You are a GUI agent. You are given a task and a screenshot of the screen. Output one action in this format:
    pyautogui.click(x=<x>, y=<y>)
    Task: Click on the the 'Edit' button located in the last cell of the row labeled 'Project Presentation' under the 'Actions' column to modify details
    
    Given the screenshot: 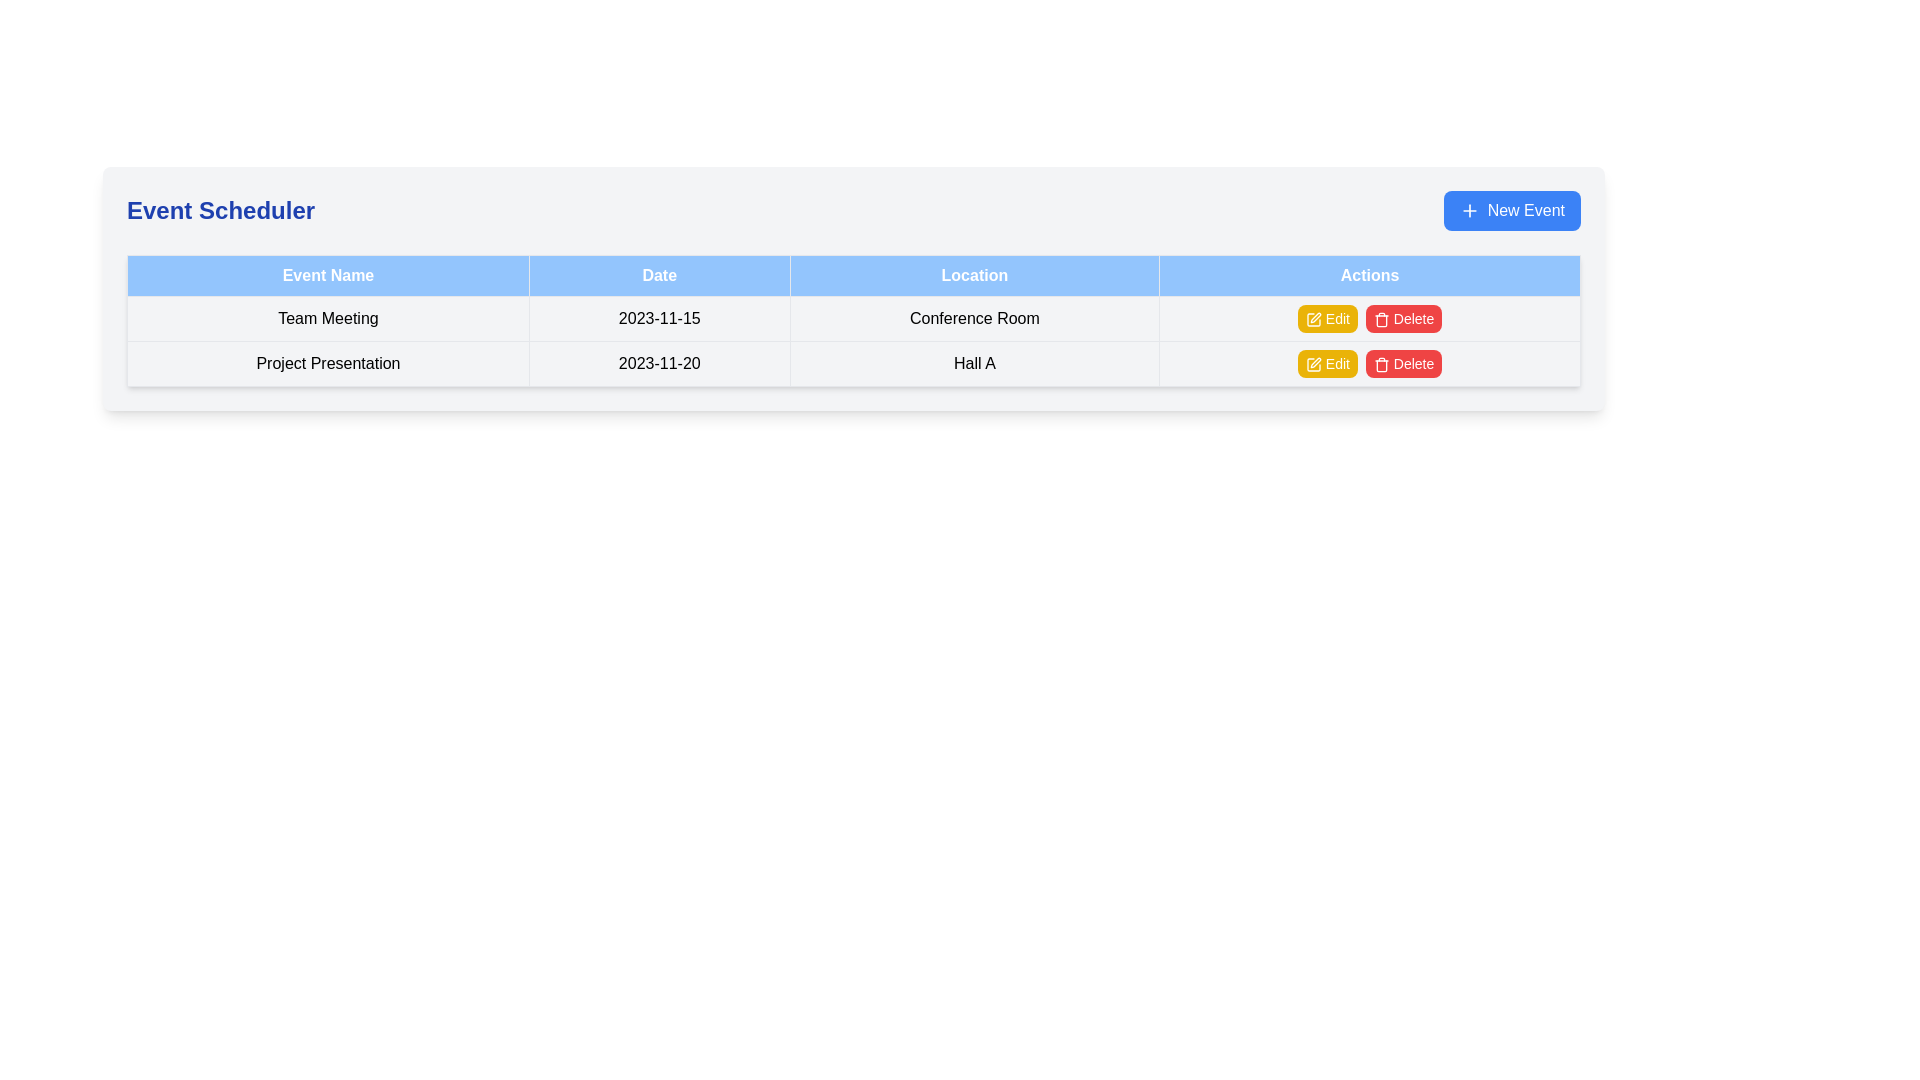 What is the action you would take?
    pyautogui.click(x=1369, y=363)
    